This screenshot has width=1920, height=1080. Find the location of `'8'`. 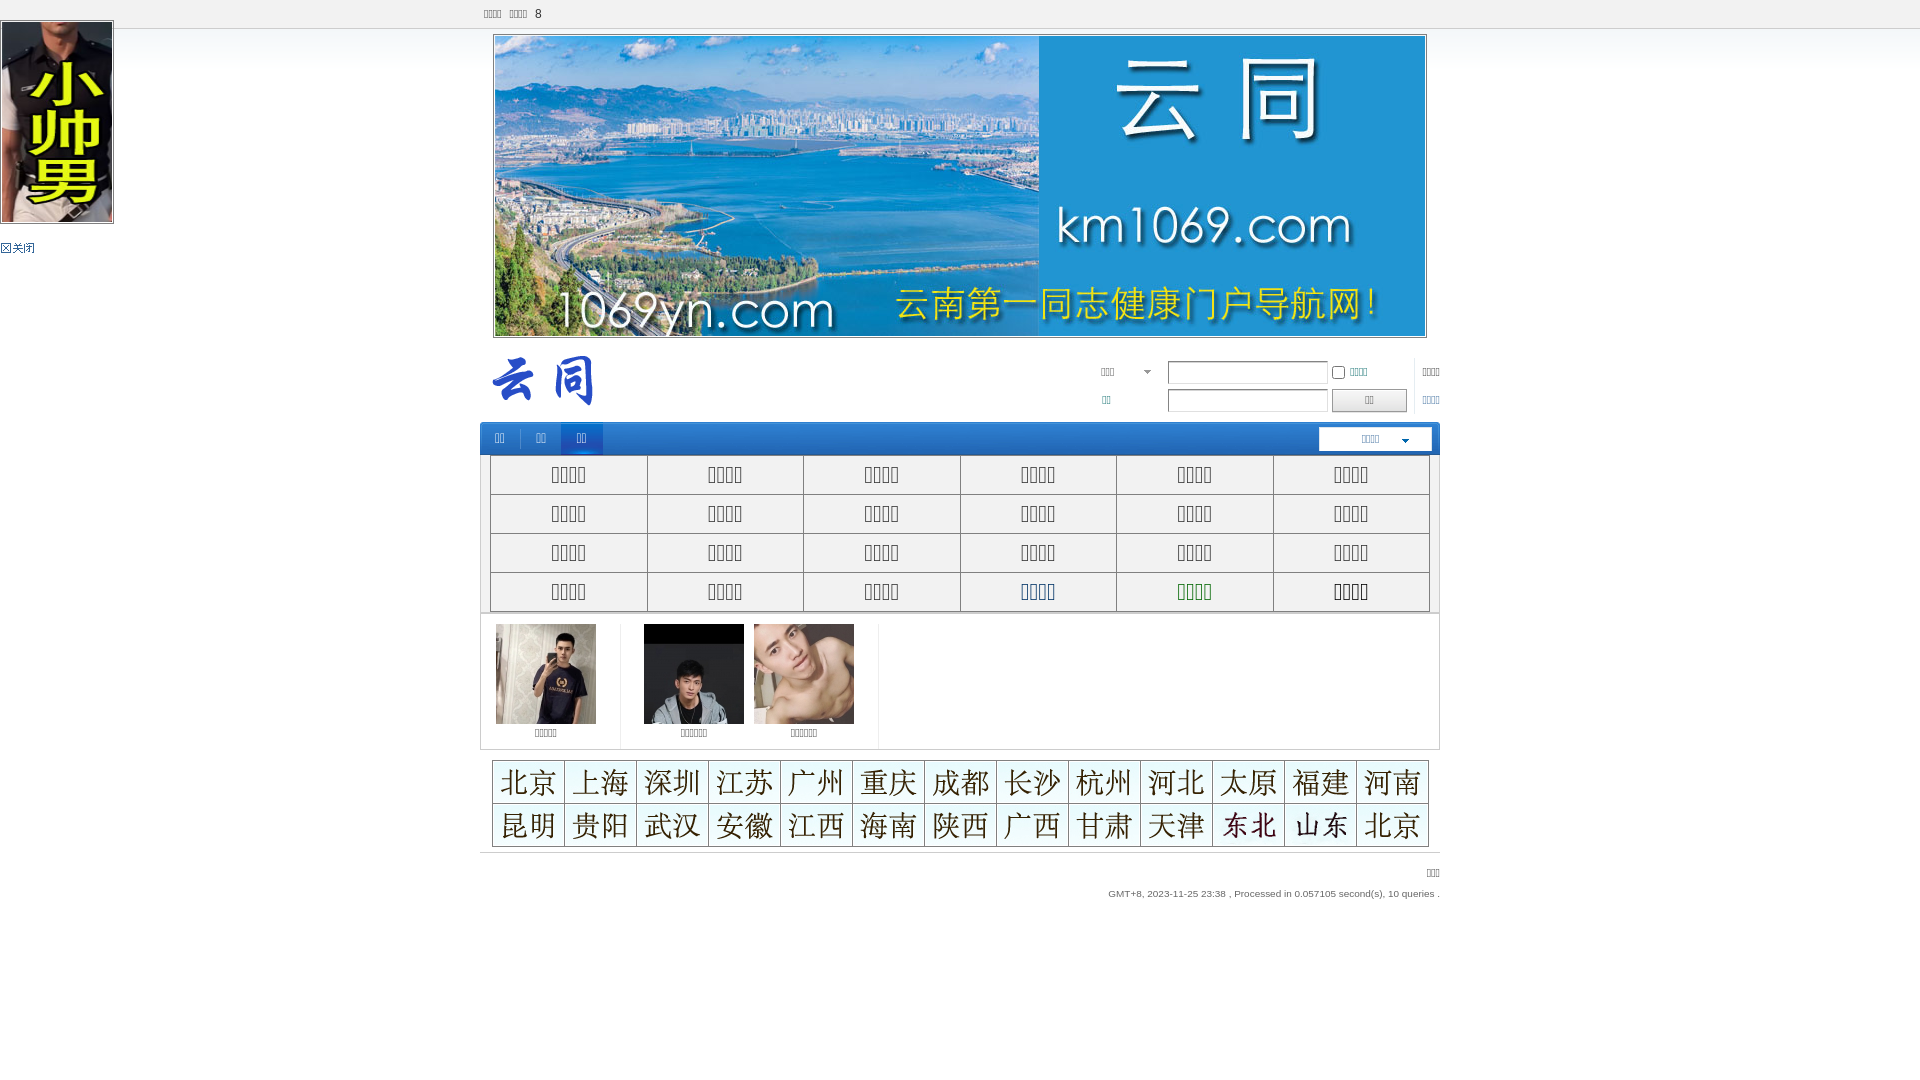

'8' is located at coordinates (538, 14).